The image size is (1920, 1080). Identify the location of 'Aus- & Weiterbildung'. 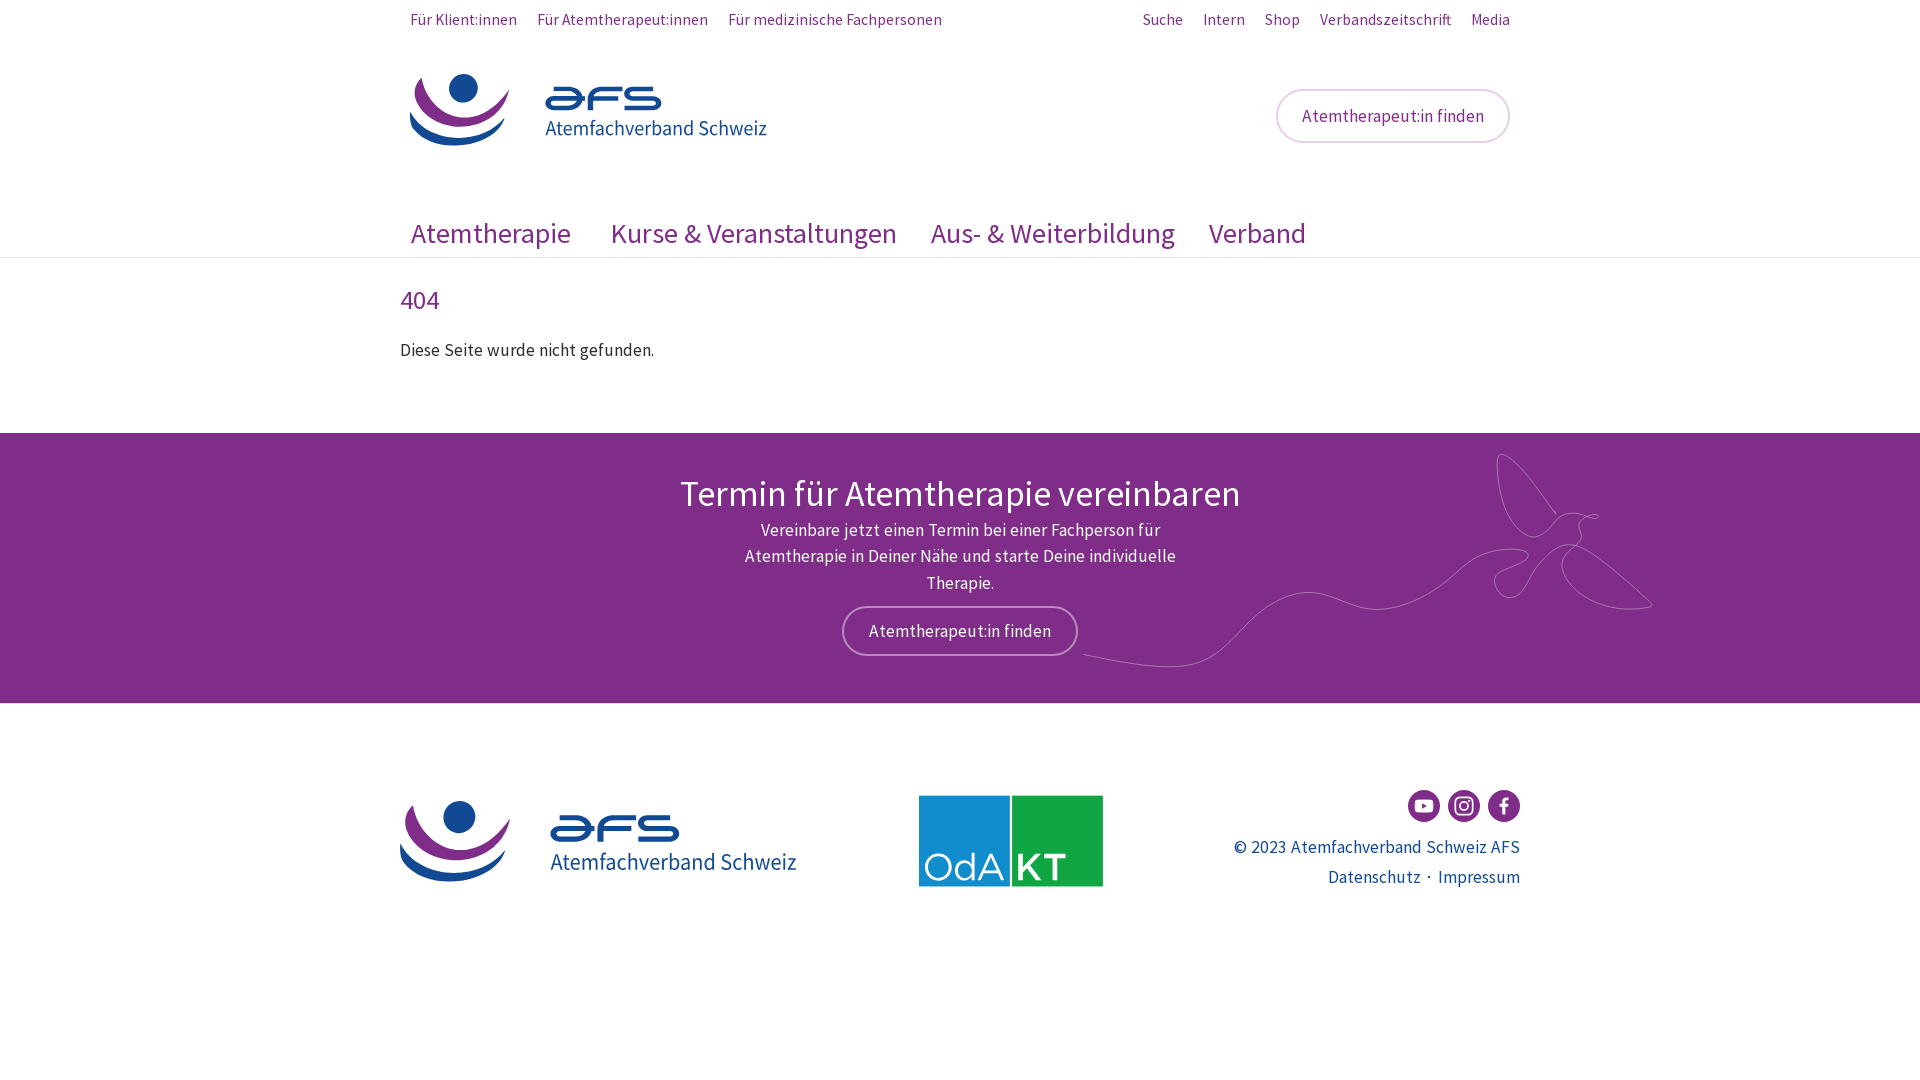
(1051, 231).